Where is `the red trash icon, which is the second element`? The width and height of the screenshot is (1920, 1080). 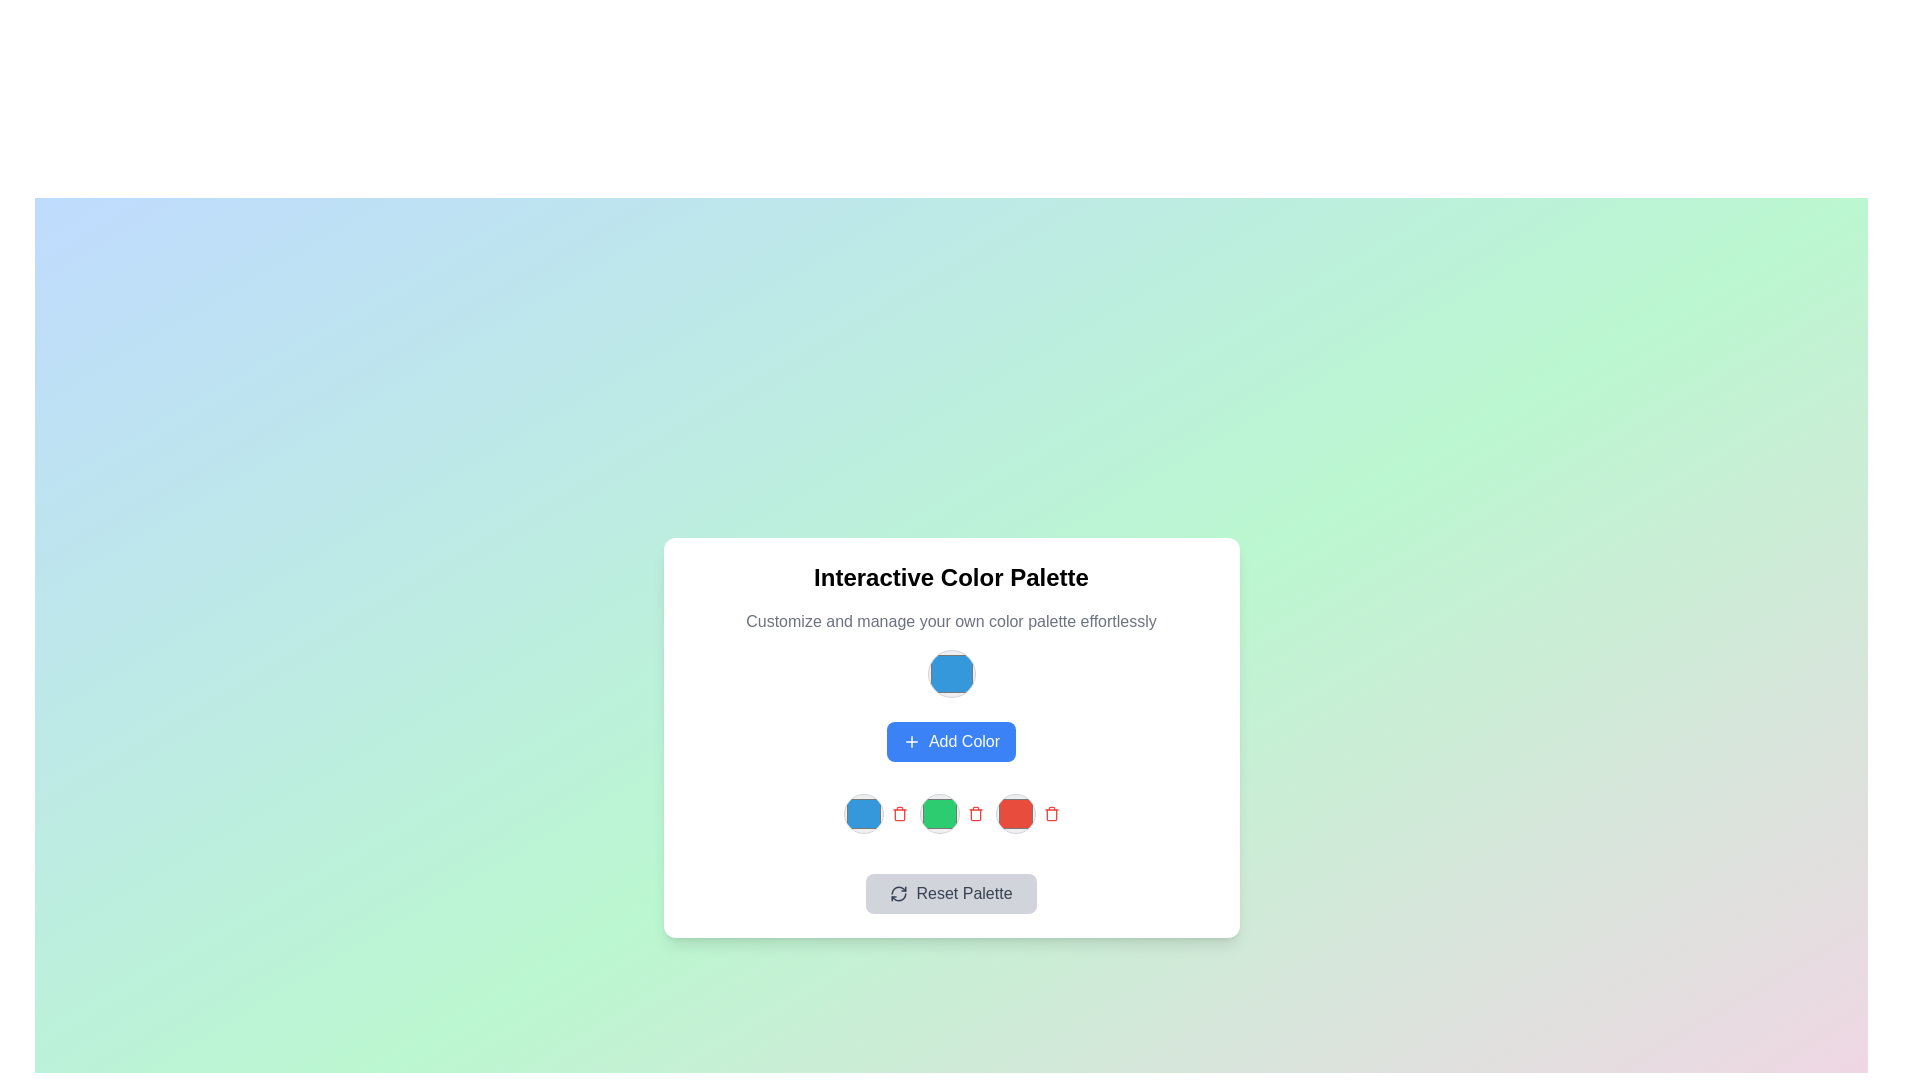
the red trash icon, which is the second element is located at coordinates (1050, 813).